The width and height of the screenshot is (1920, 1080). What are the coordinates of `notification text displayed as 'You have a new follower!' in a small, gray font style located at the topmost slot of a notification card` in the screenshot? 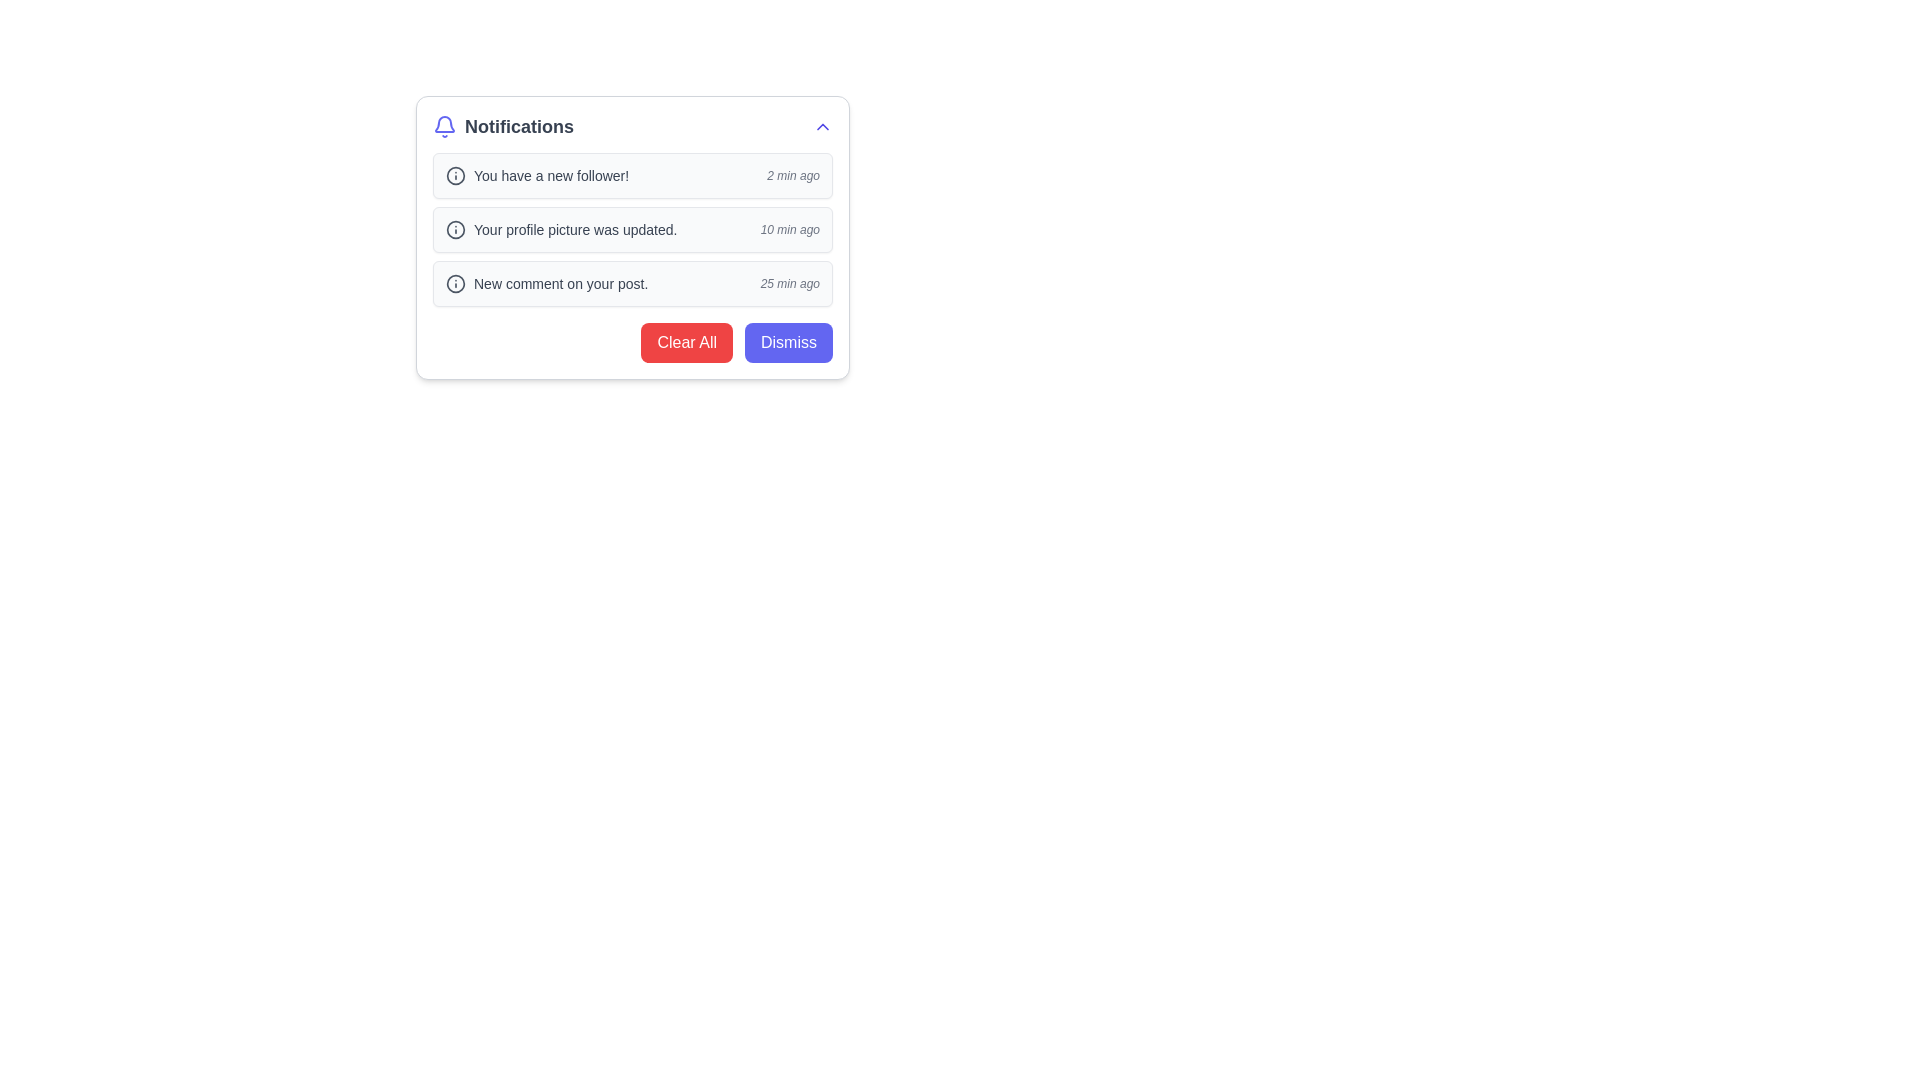 It's located at (551, 175).